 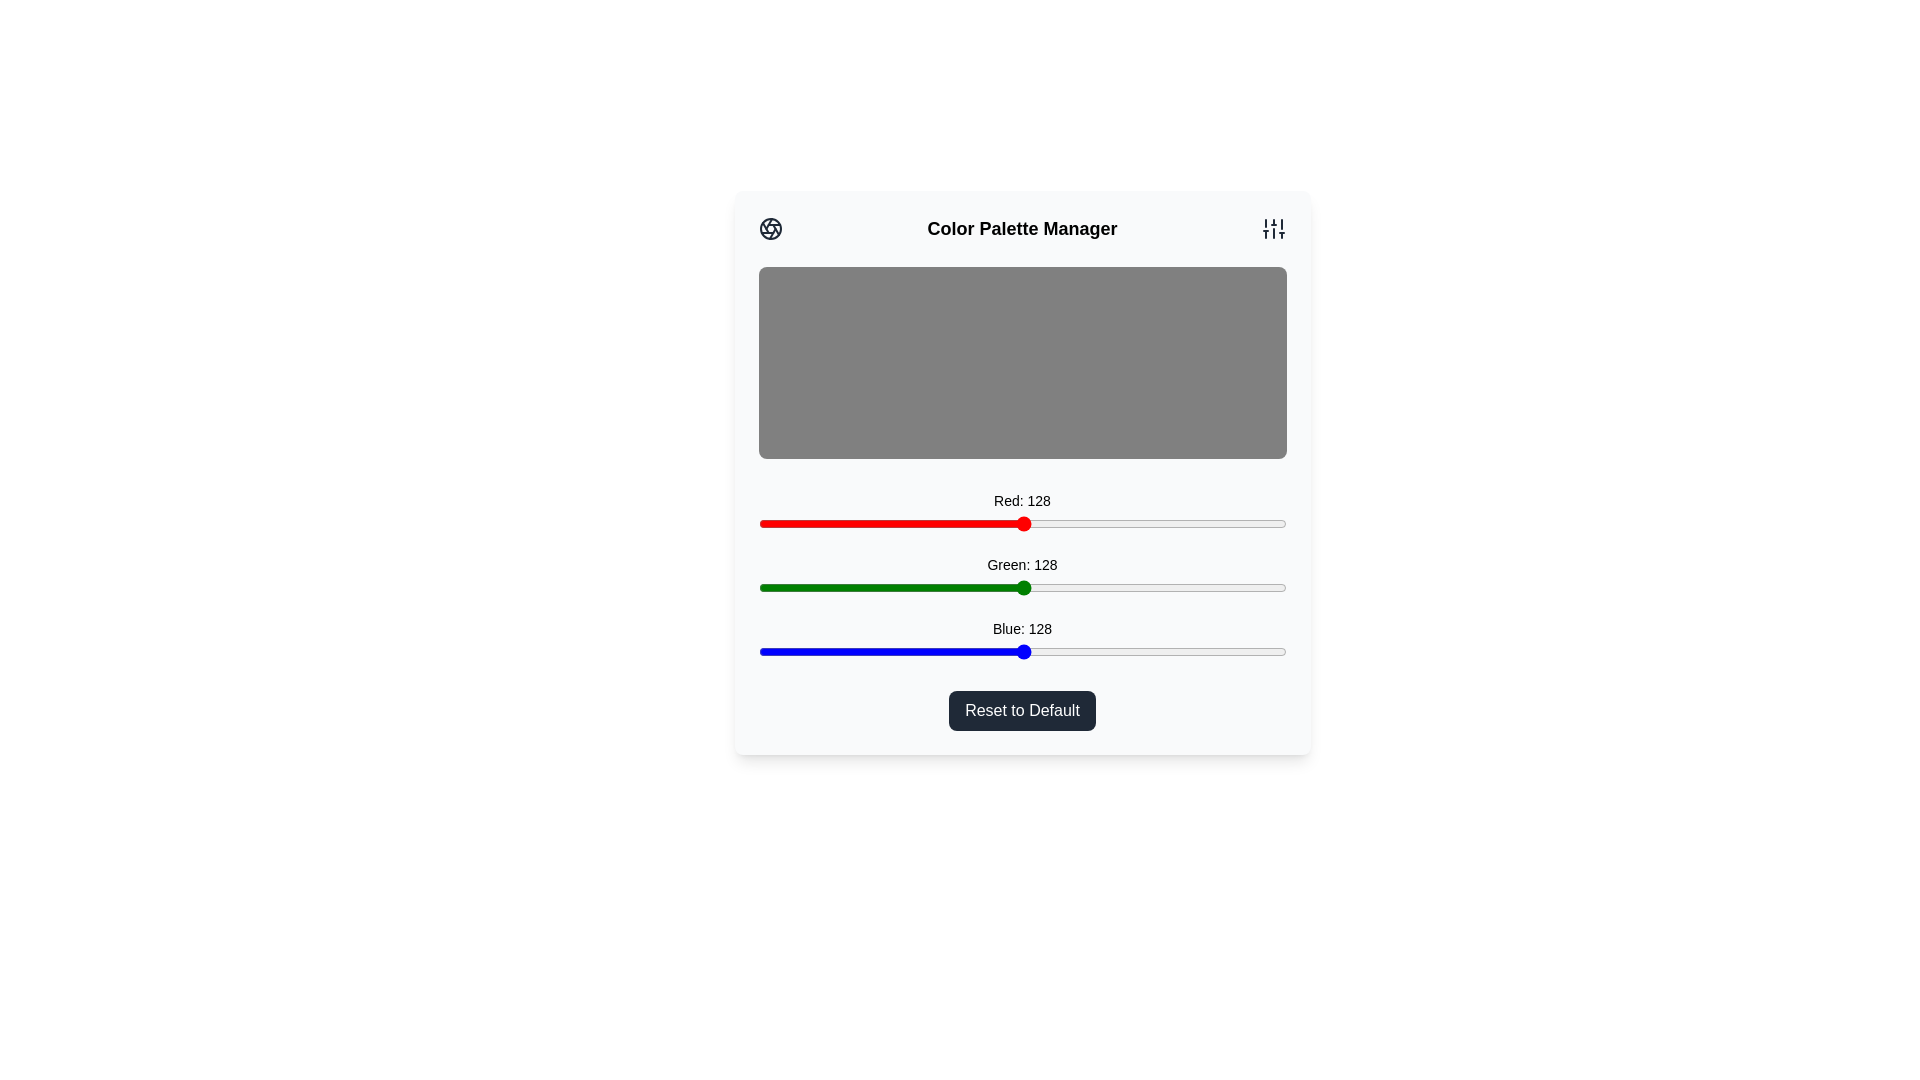 I want to click on the blue slider to set the blue intensity to 70, so click(x=902, y=651).